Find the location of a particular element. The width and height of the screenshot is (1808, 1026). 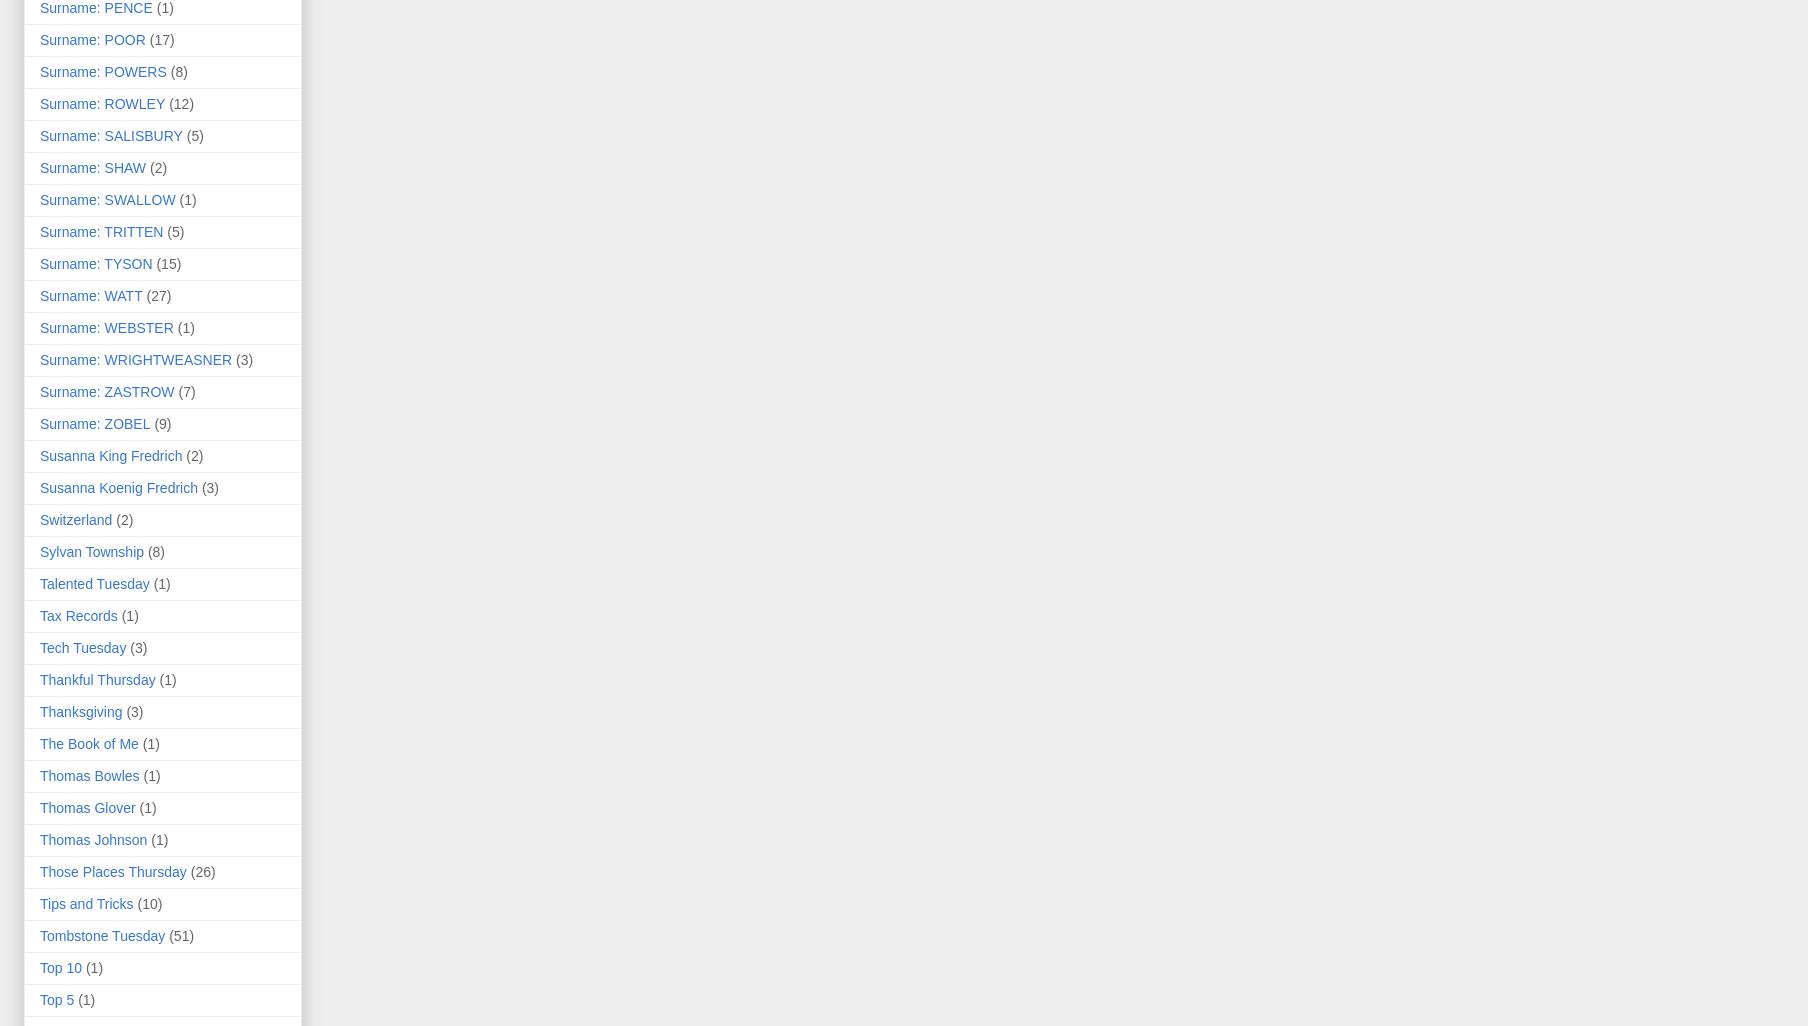

'Surname: WRIGHTWEASNER' is located at coordinates (39, 359).